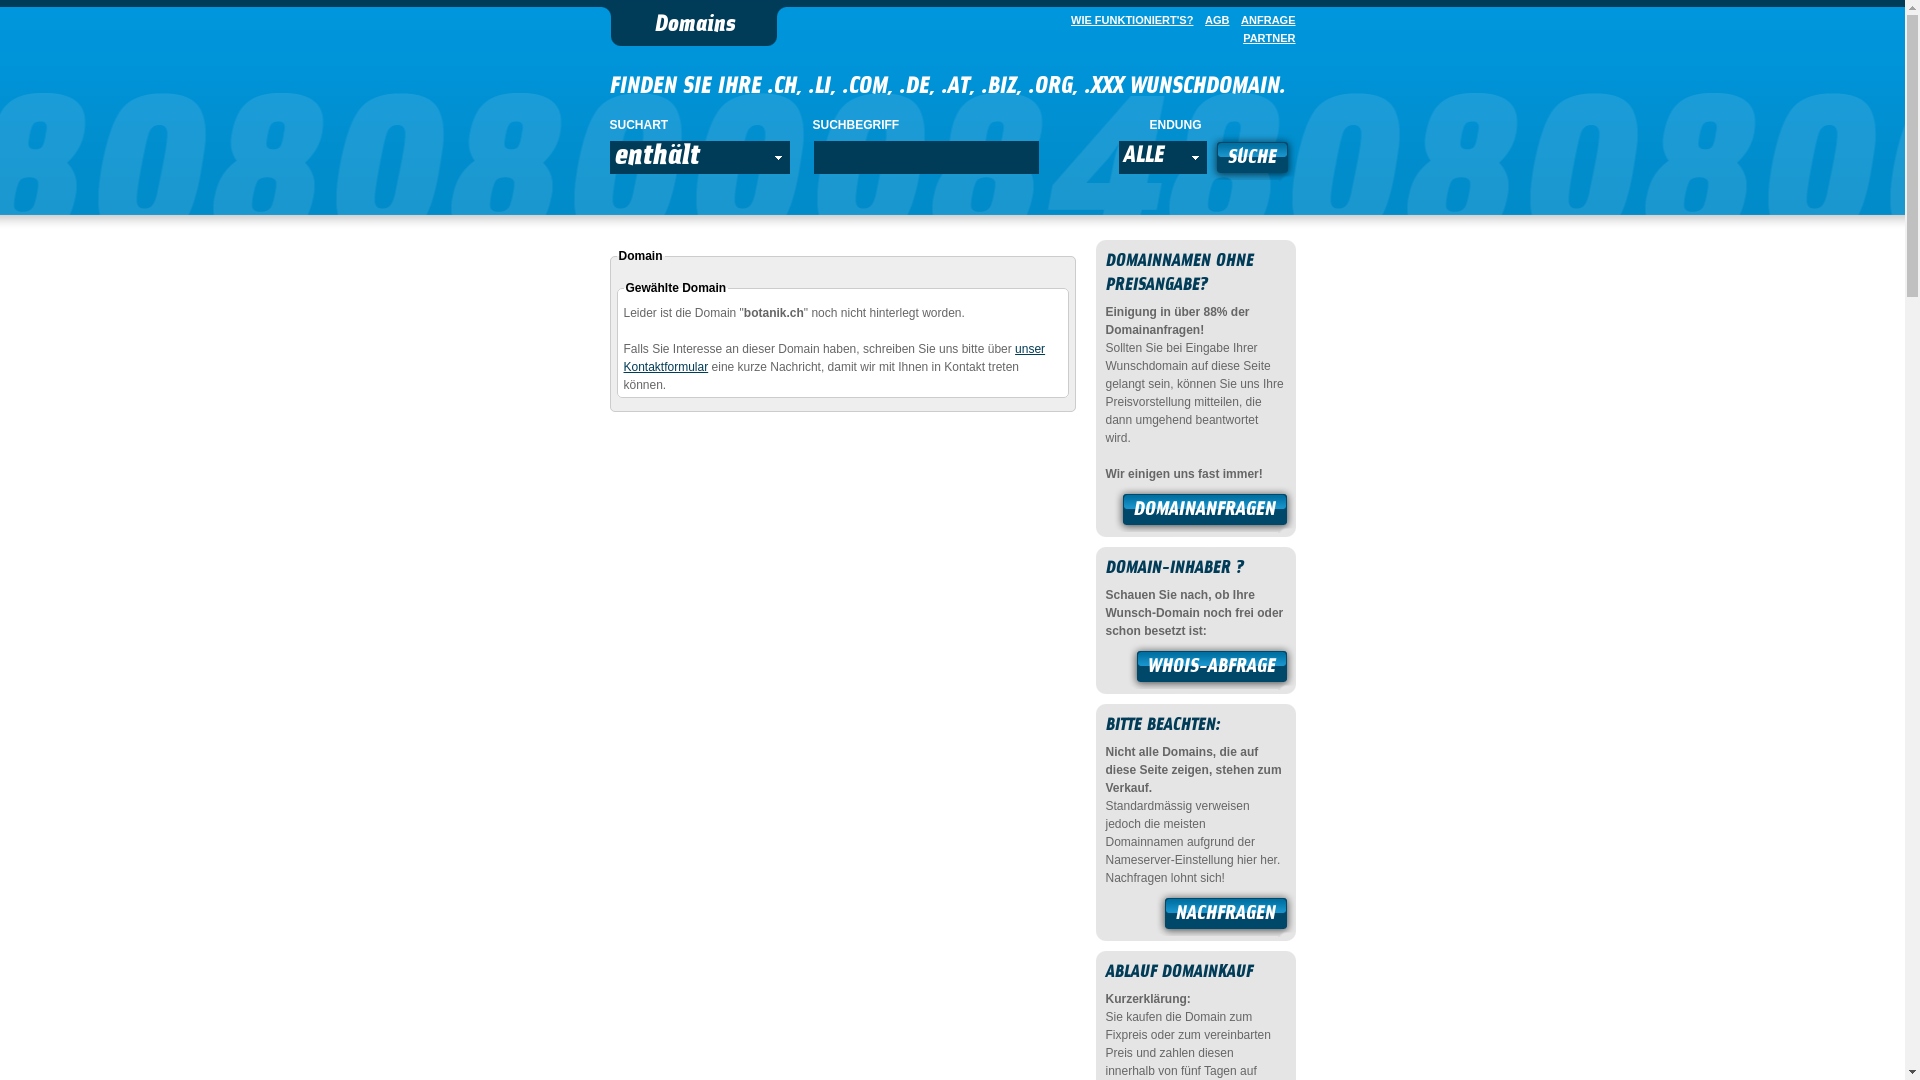 The width and height of the screenshot is (1920, 1080). I want to click on 'WHOIS-ABFRAGE', so click(1211, 668).